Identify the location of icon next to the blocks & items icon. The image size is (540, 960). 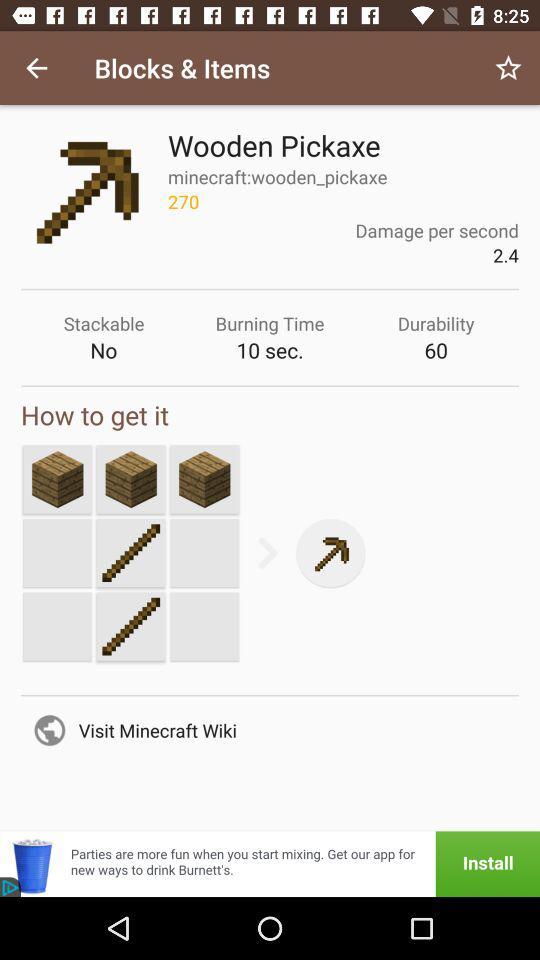
(508, 68).